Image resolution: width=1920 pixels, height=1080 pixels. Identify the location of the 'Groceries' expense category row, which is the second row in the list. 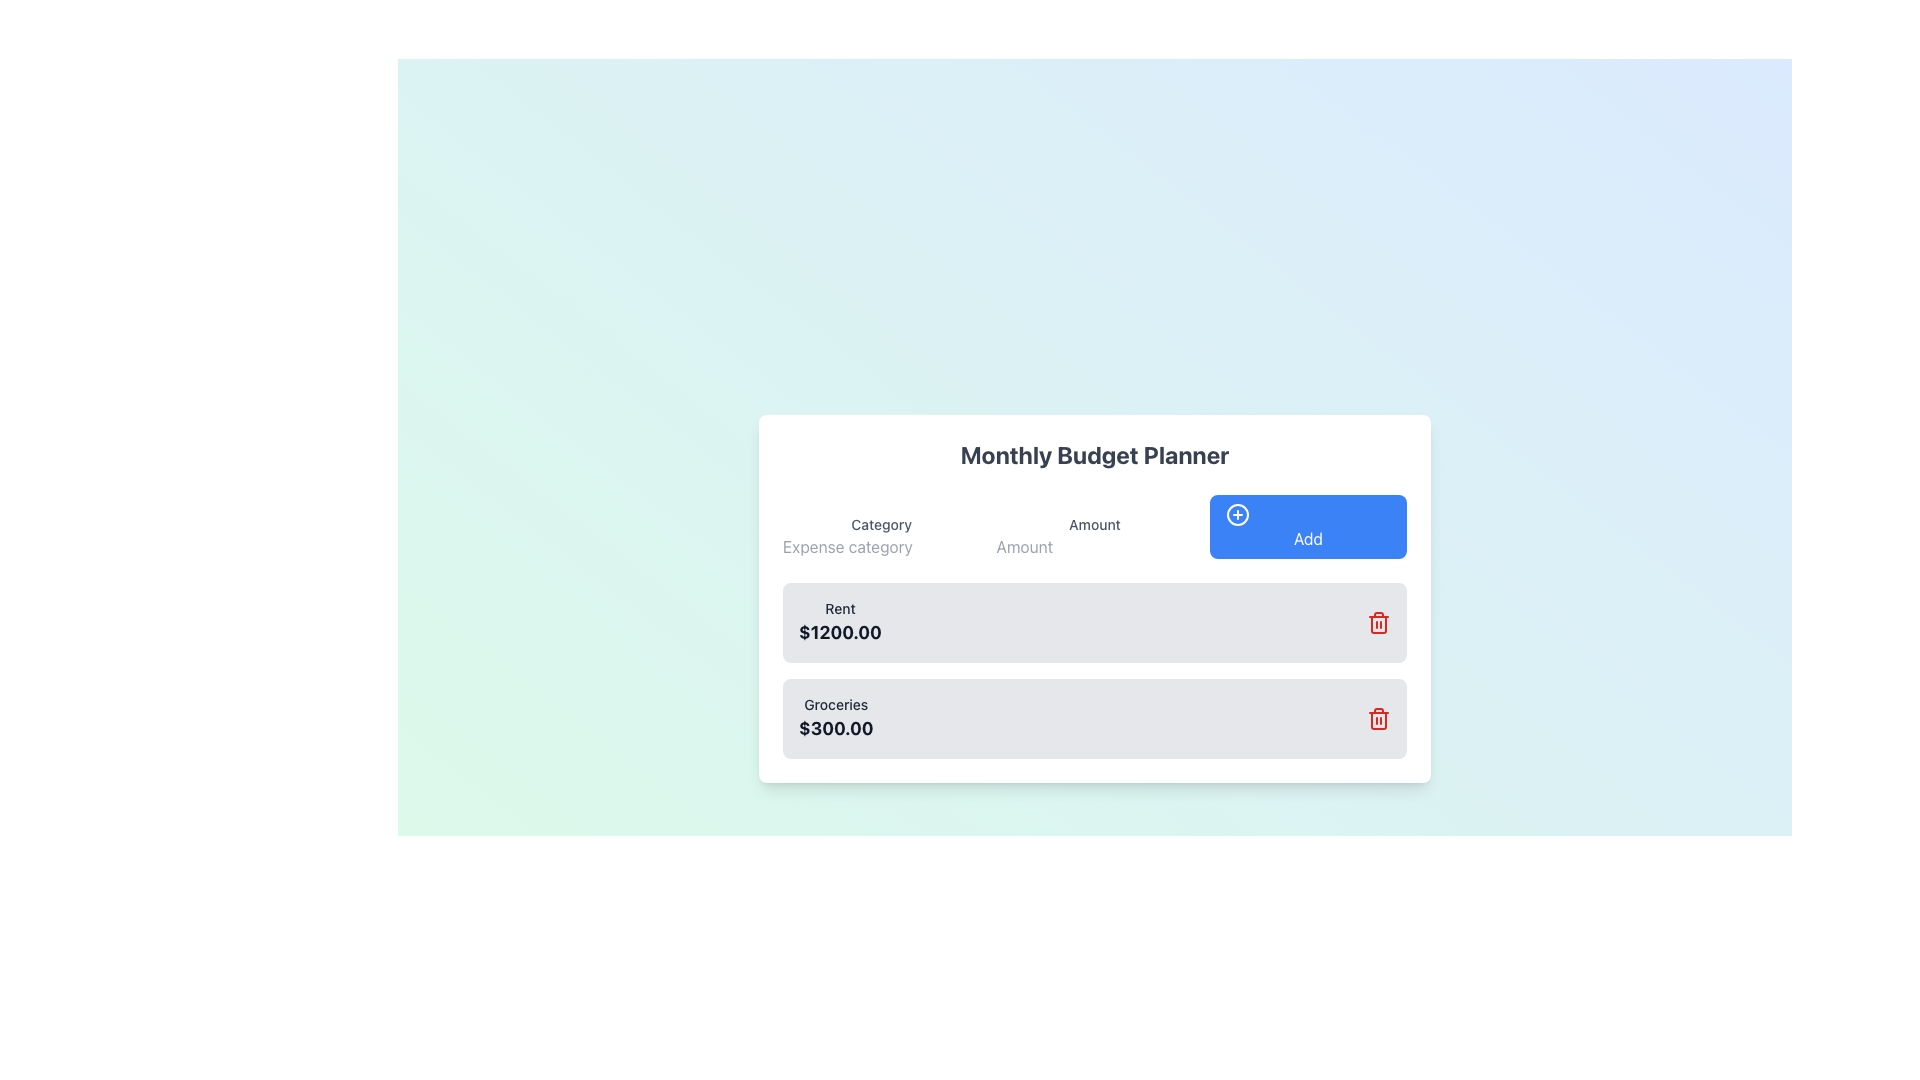
(1093, 717).